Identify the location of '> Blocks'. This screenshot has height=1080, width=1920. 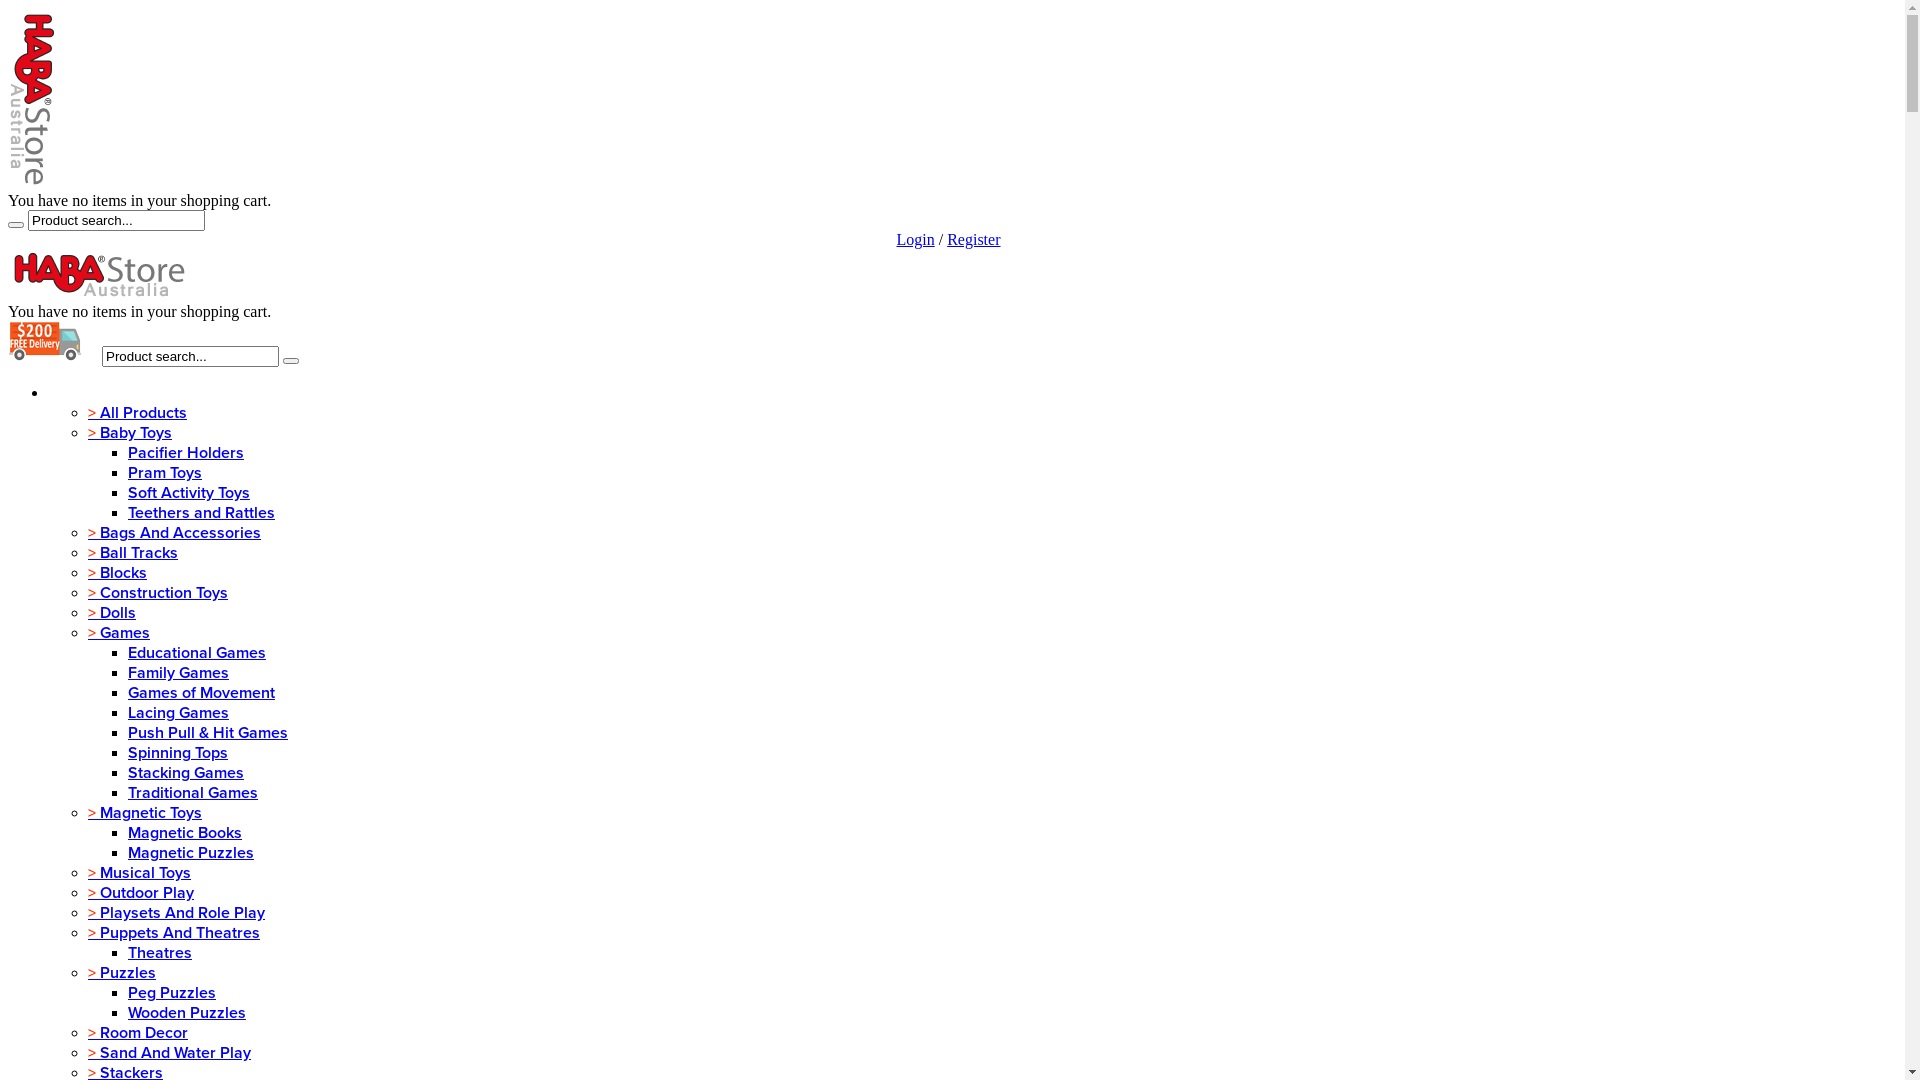
(86, 573).